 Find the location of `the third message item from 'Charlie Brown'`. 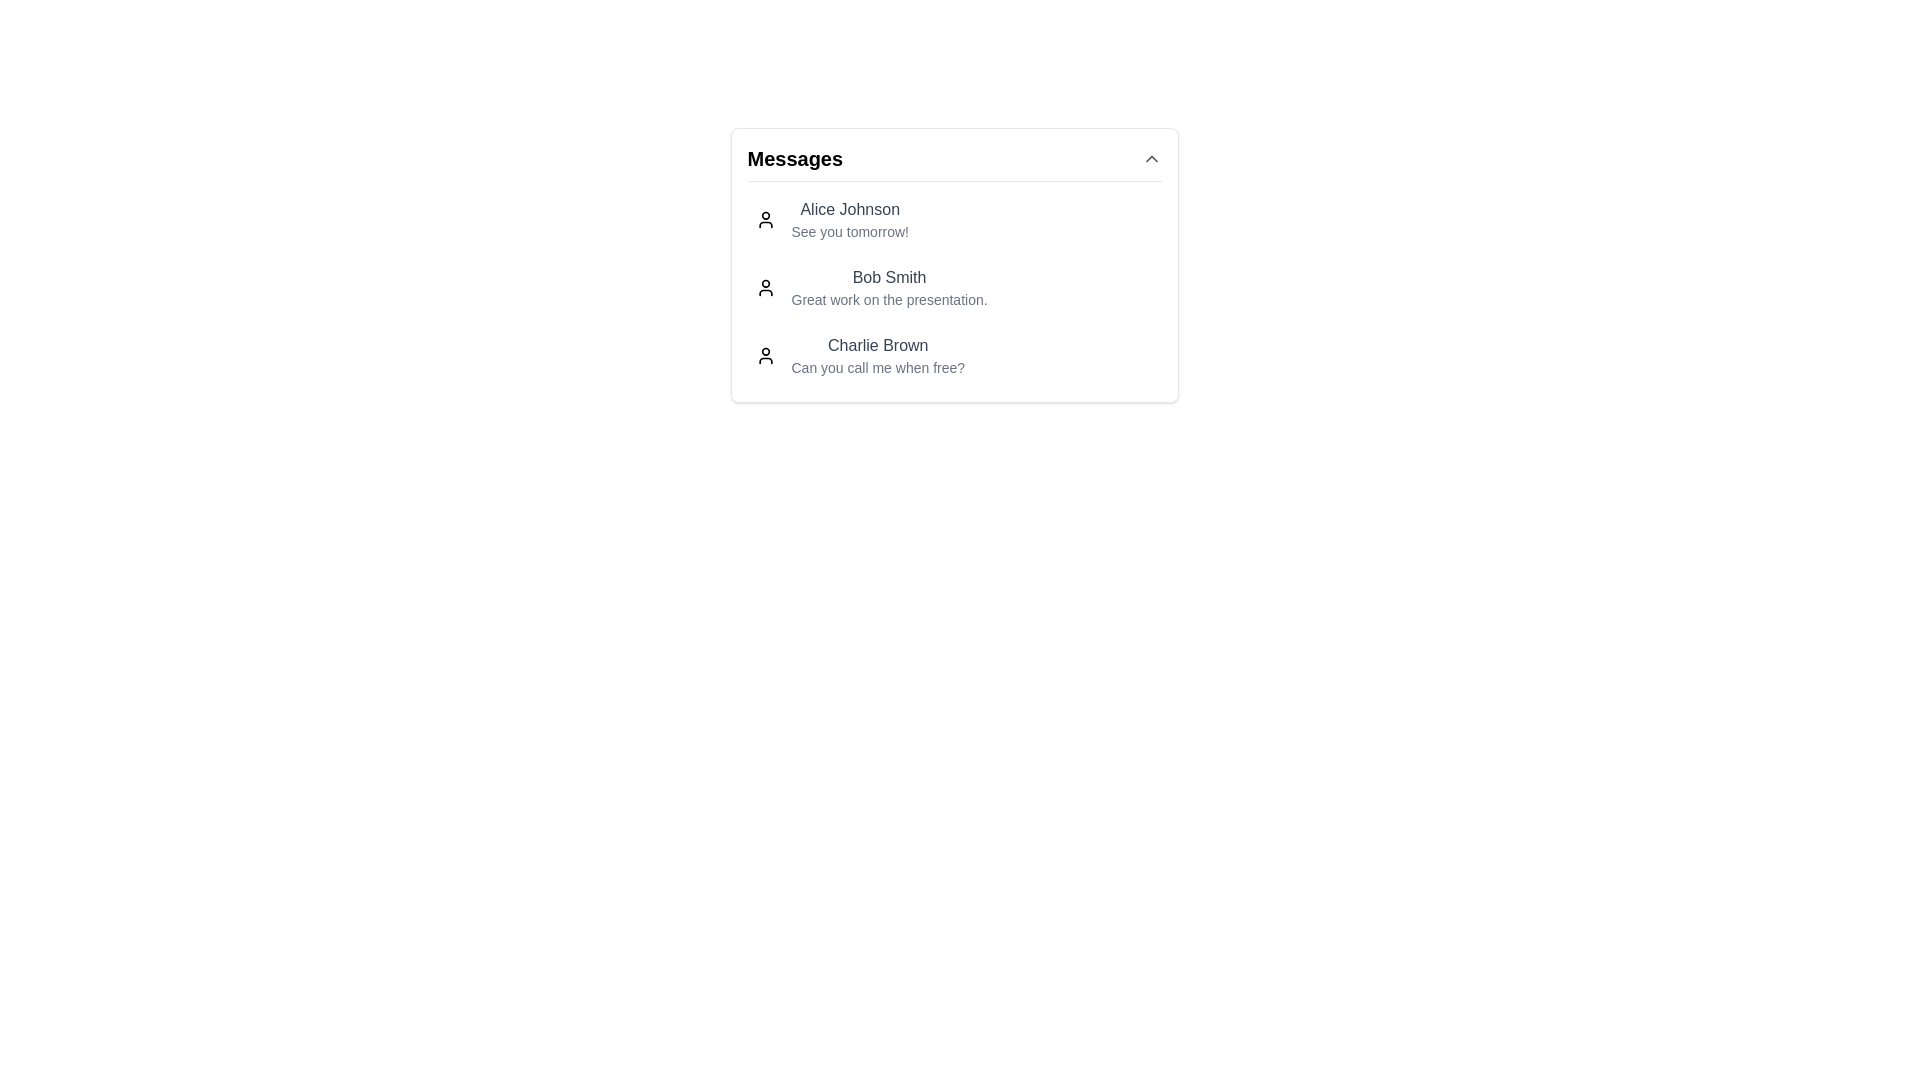

the third message item from 'Charlie Brown' is located at coordinates (953, 354).